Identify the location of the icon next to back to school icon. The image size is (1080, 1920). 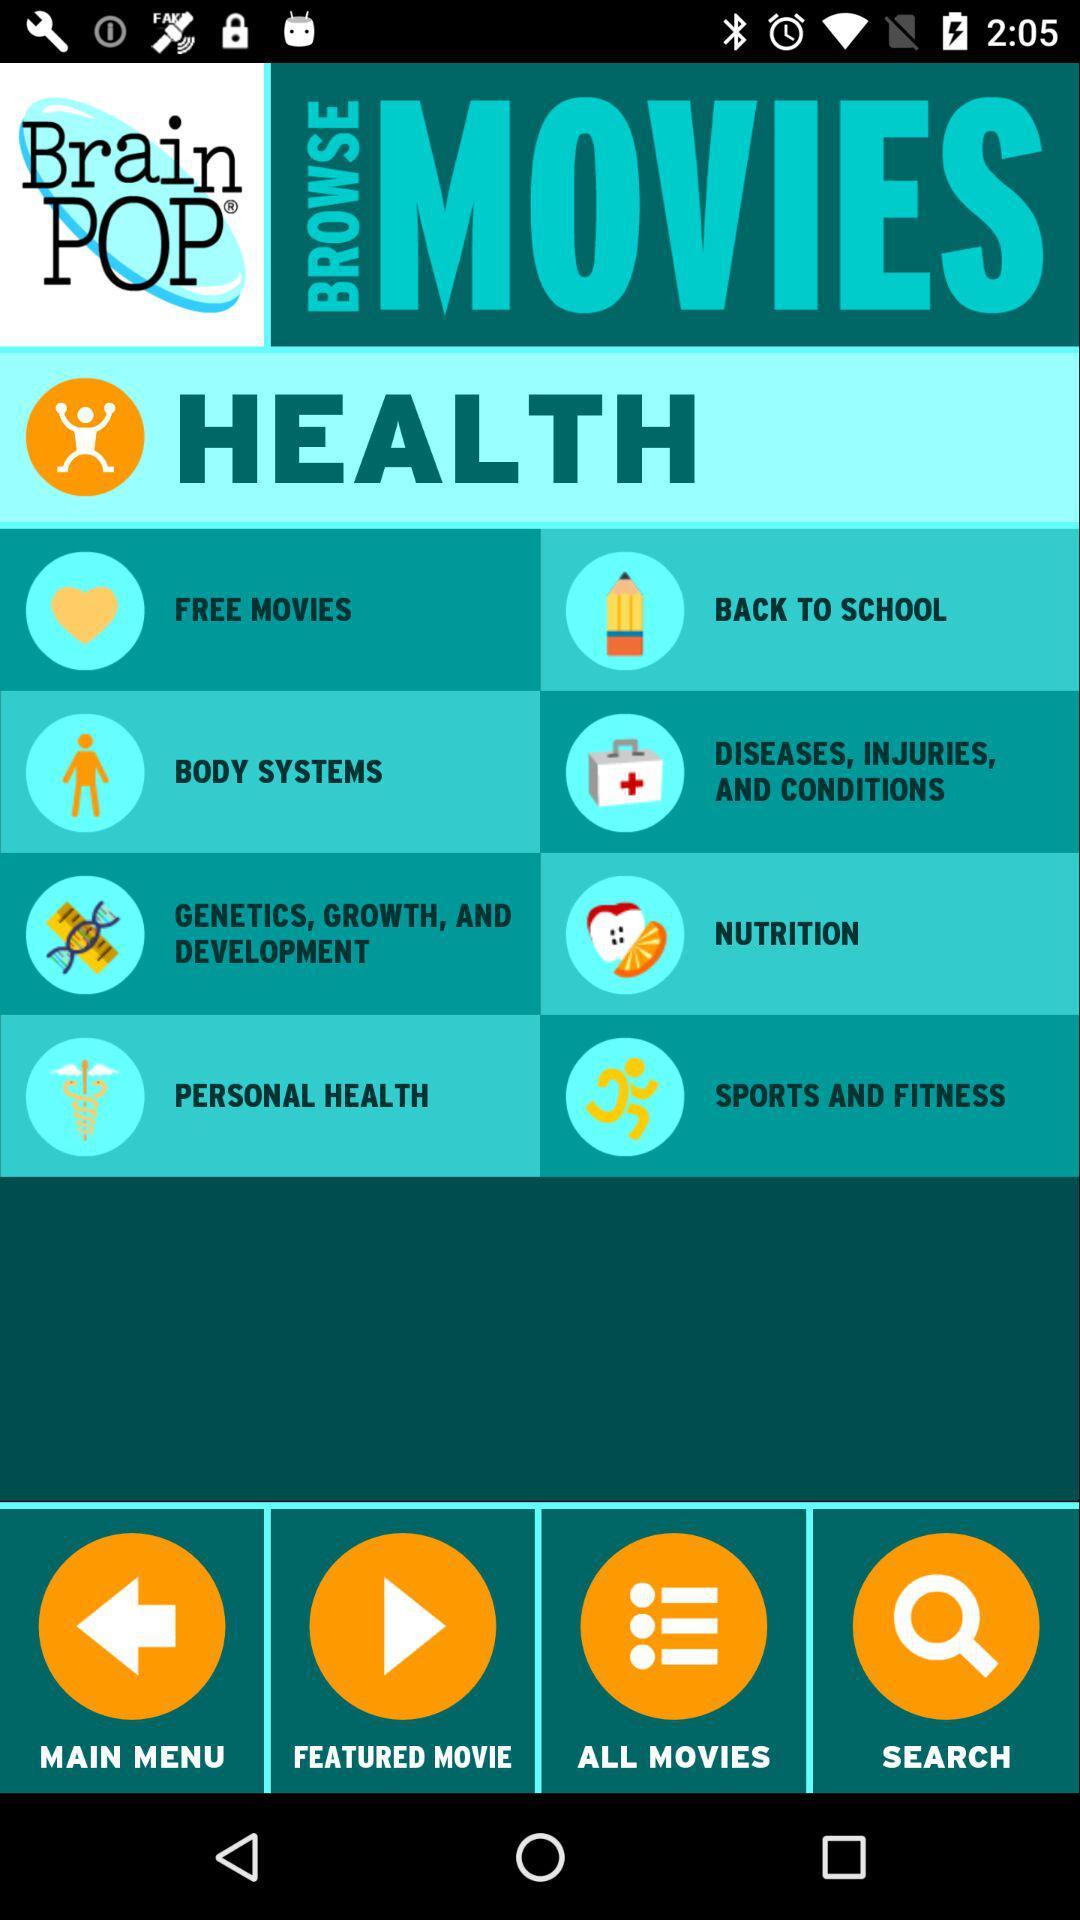
(623, 612).